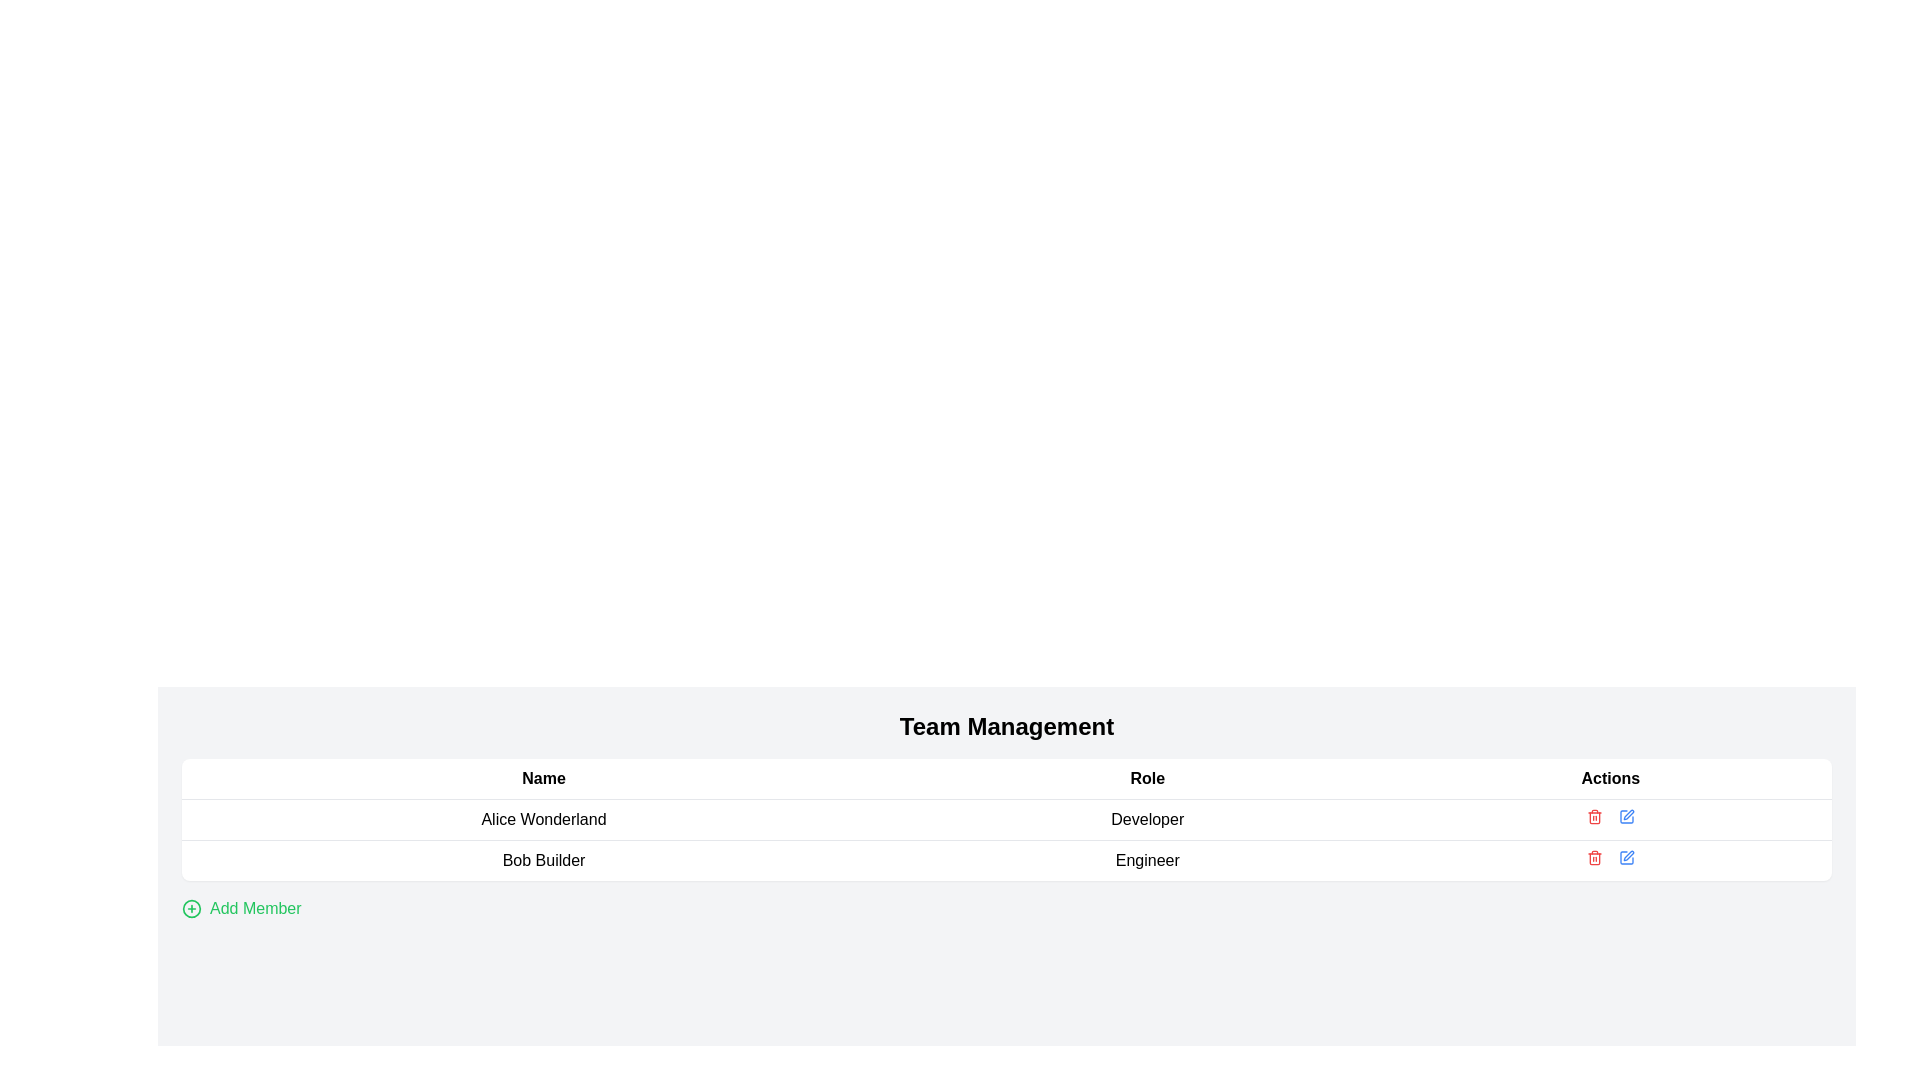 Image resolution: width=1920 pixels, height=1080 pixels. Describe the element at coordinates (1593, 856) in the screenshot. I see `the delete button icon located in the 'Actions' column of the second row in the table` at that location.